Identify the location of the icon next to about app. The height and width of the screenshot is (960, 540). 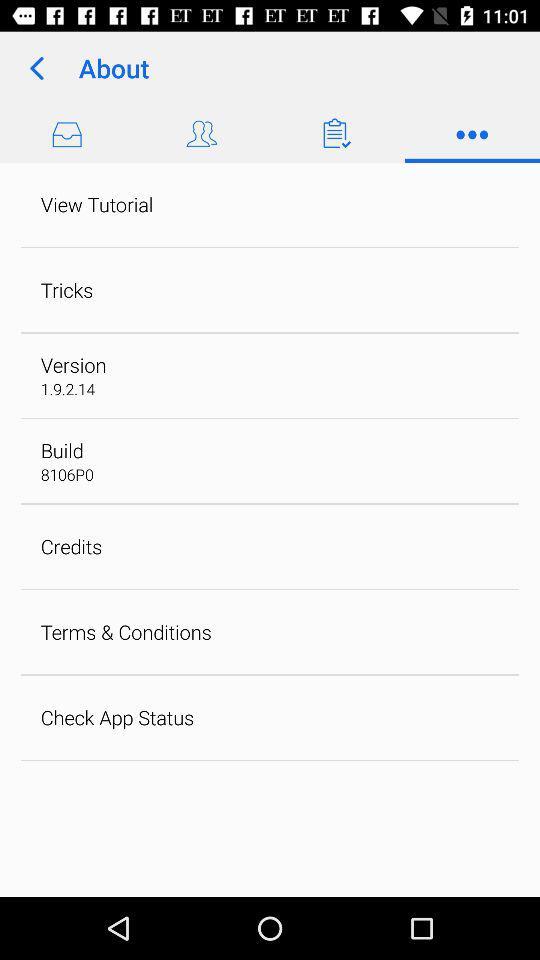
(36, 68).